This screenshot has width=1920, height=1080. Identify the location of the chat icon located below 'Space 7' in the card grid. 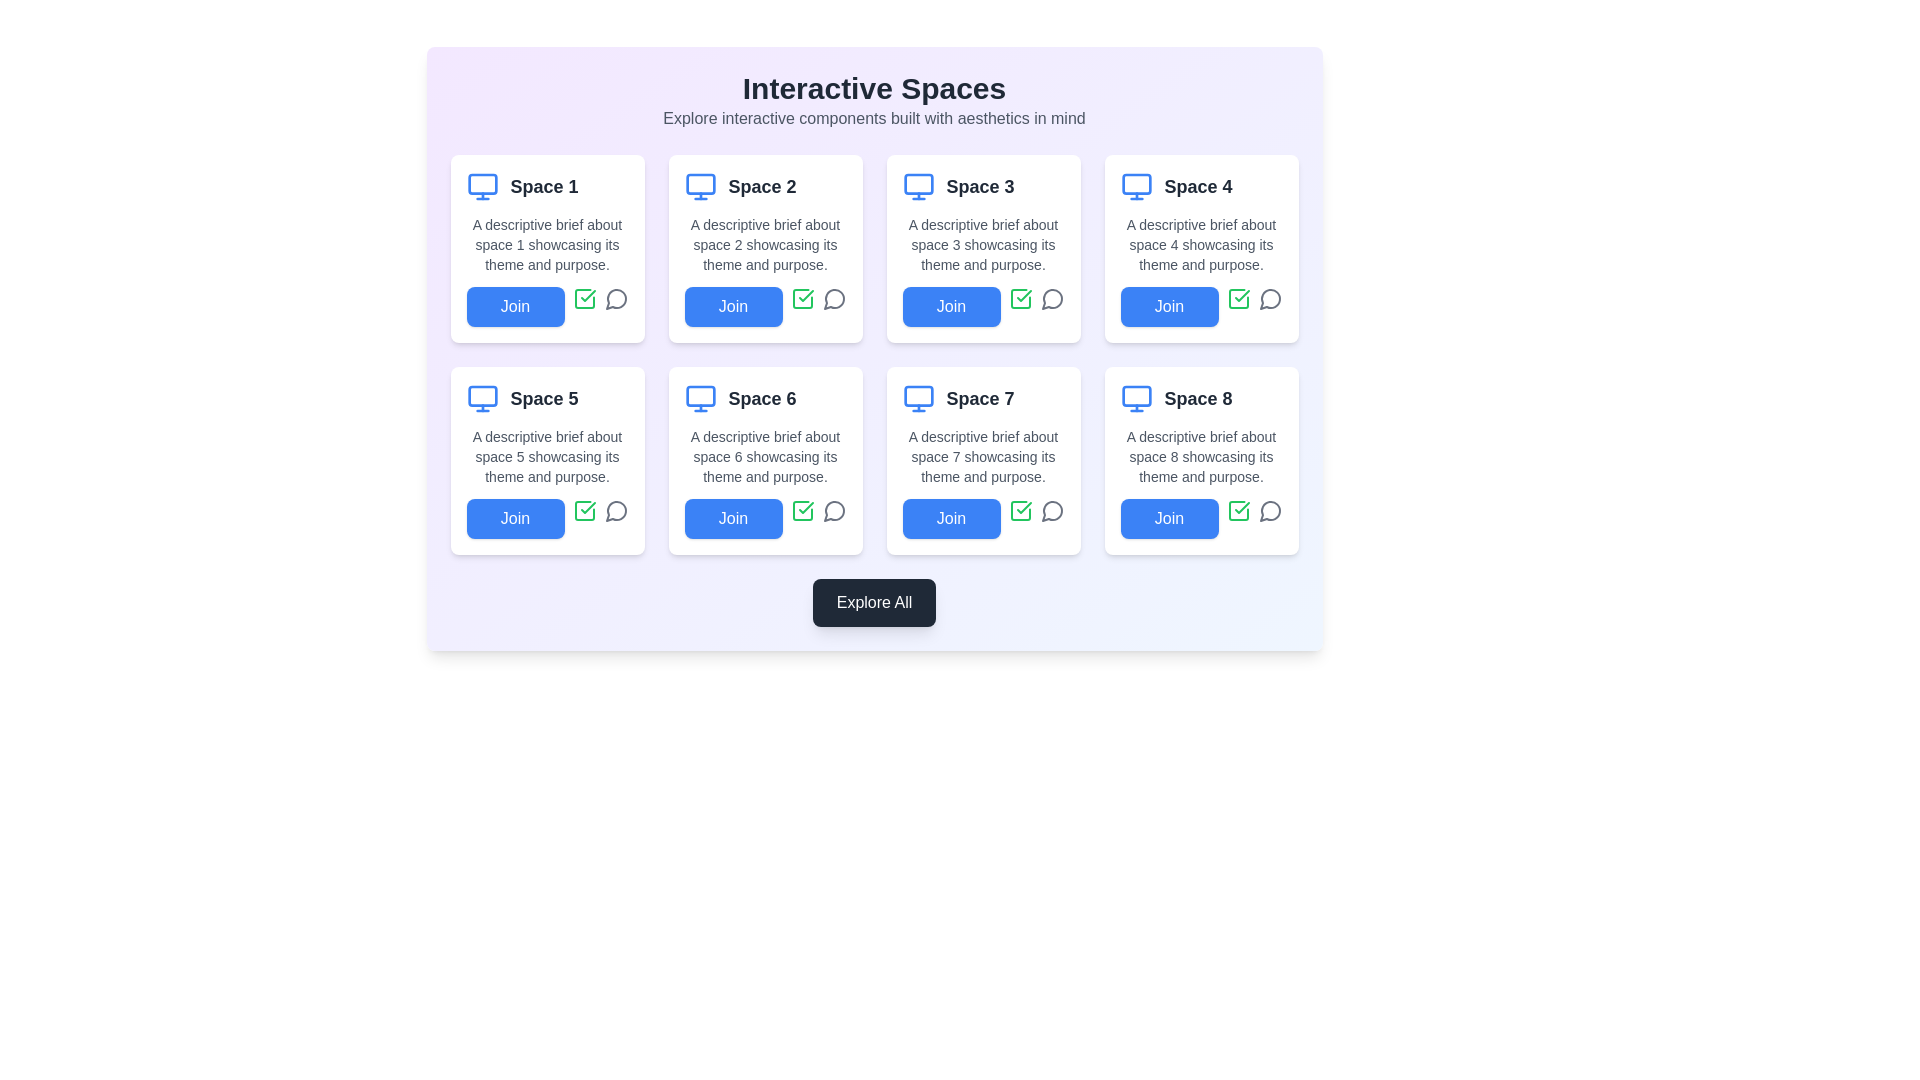
(1051, 509).